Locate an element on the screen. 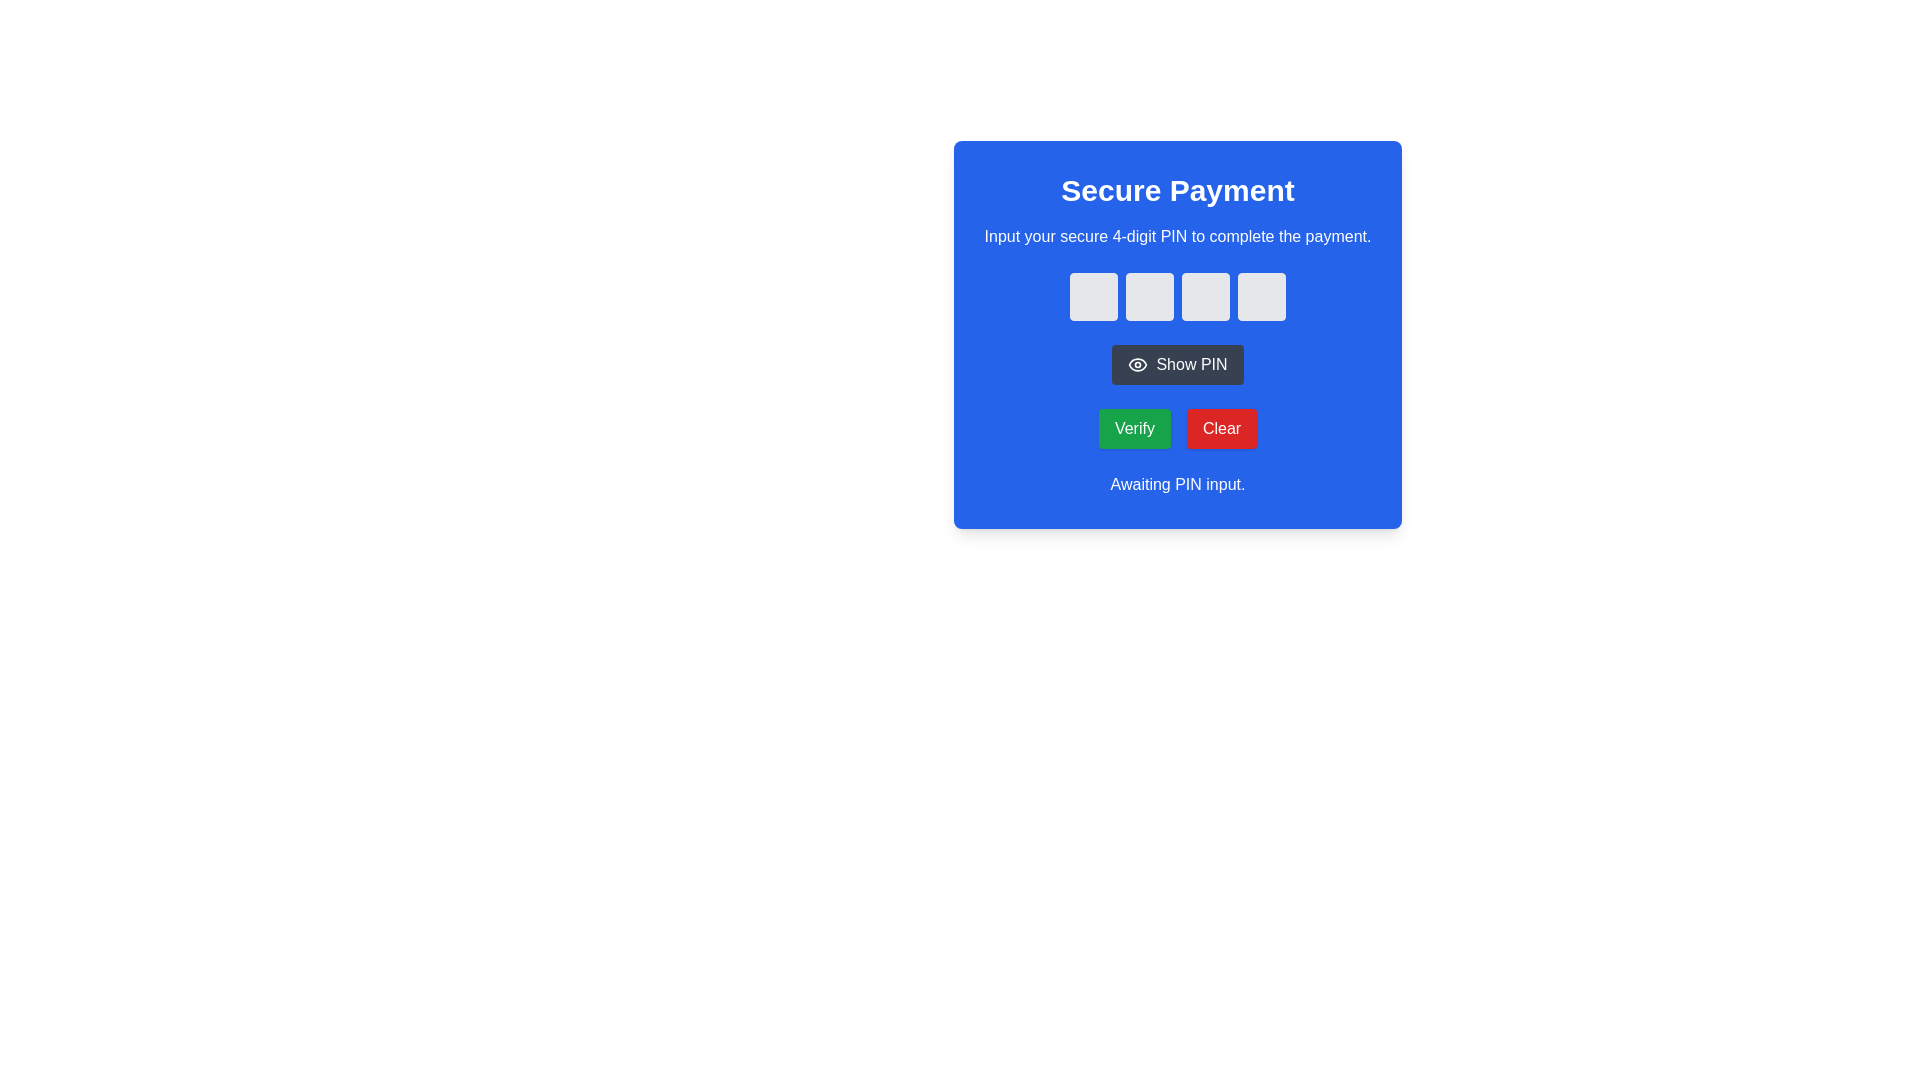 This screenshot has width=1920, height=1080. the 'Show PIN' button, which has a dark gray background, rounded corners, and white text, to check for visual feedback is located at coordinates (1177, 365).